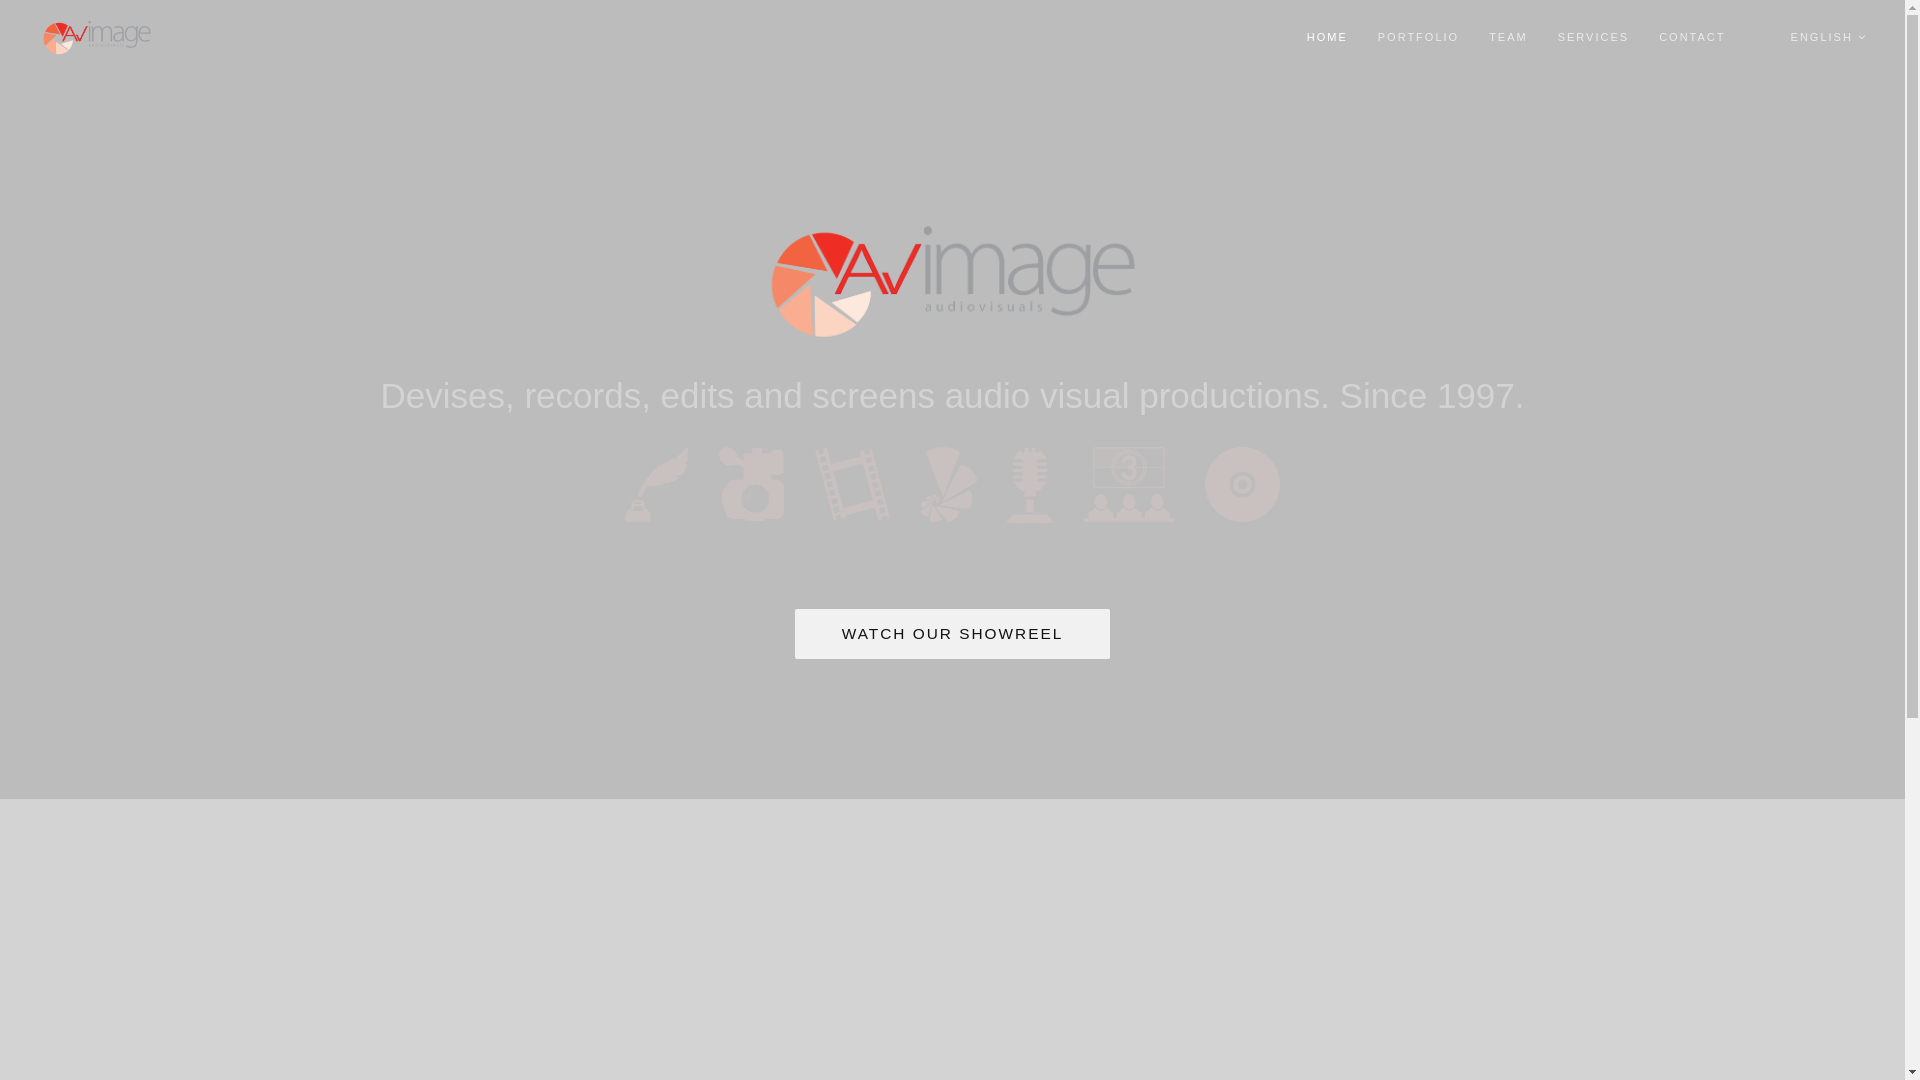  I want to click on 'Events', so click(1128, 483).